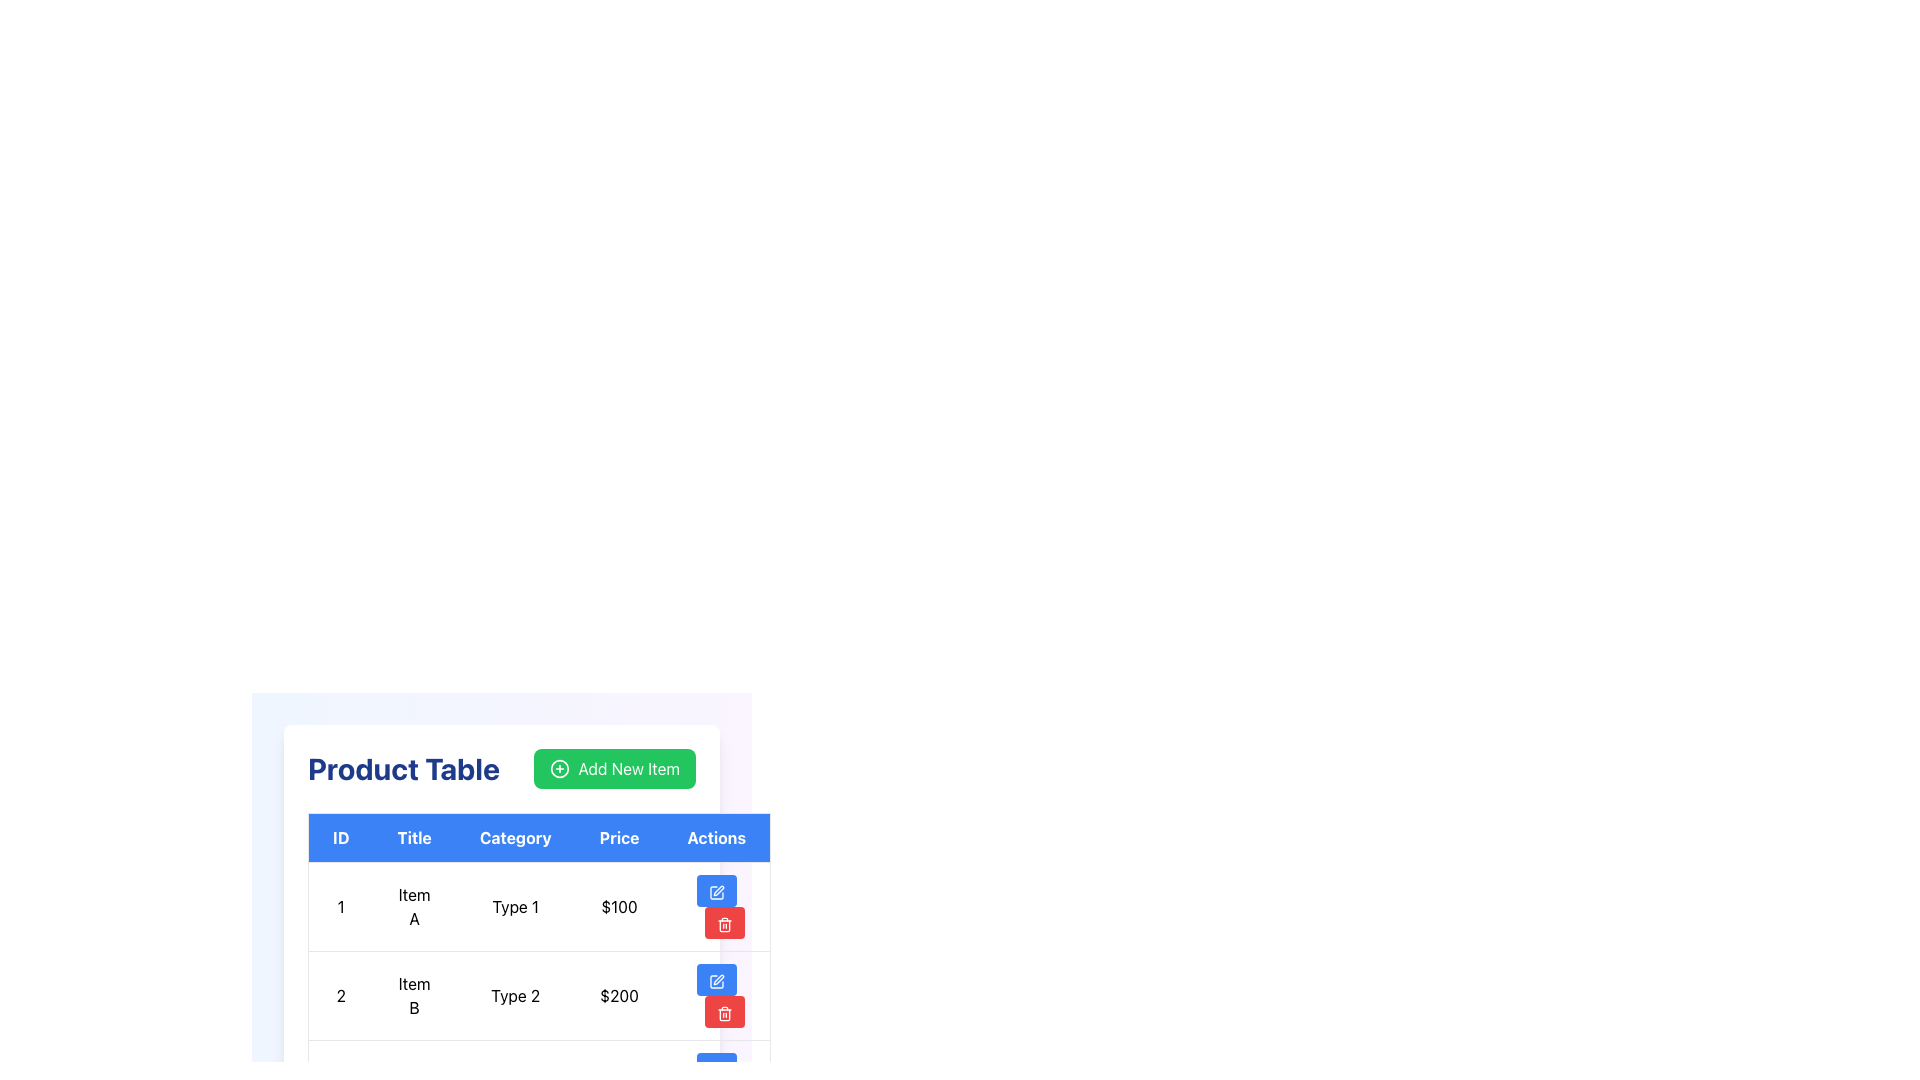 The width and height of the screenshot is (1920, 1080). What do you see at coordinates (515, 837) in the screenshot?
I see `the text label that reads 'Category', which is styled with a blue background and white text, located in the table header row between 'Title' and 'Price'` at bounding box center [515, 837].